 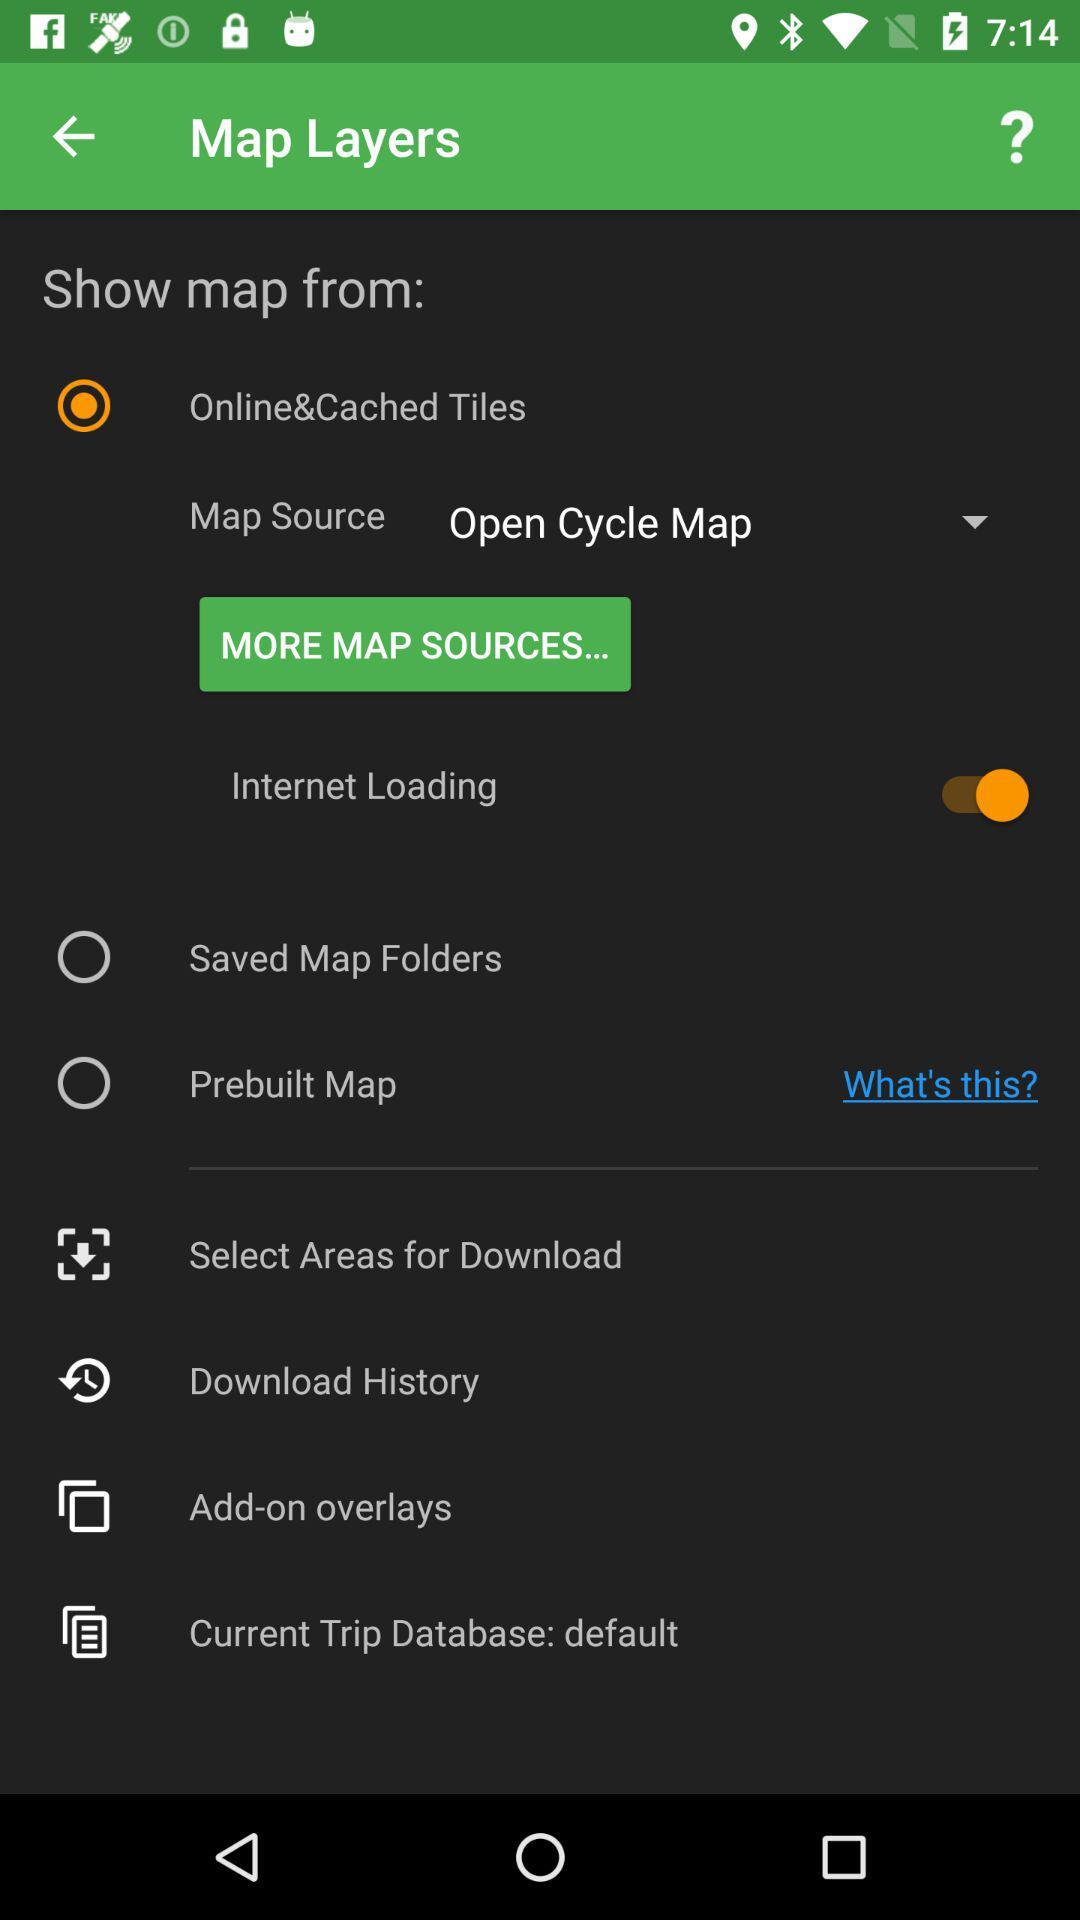 I want to click on what's this? item, so click(x=940, y=1082).